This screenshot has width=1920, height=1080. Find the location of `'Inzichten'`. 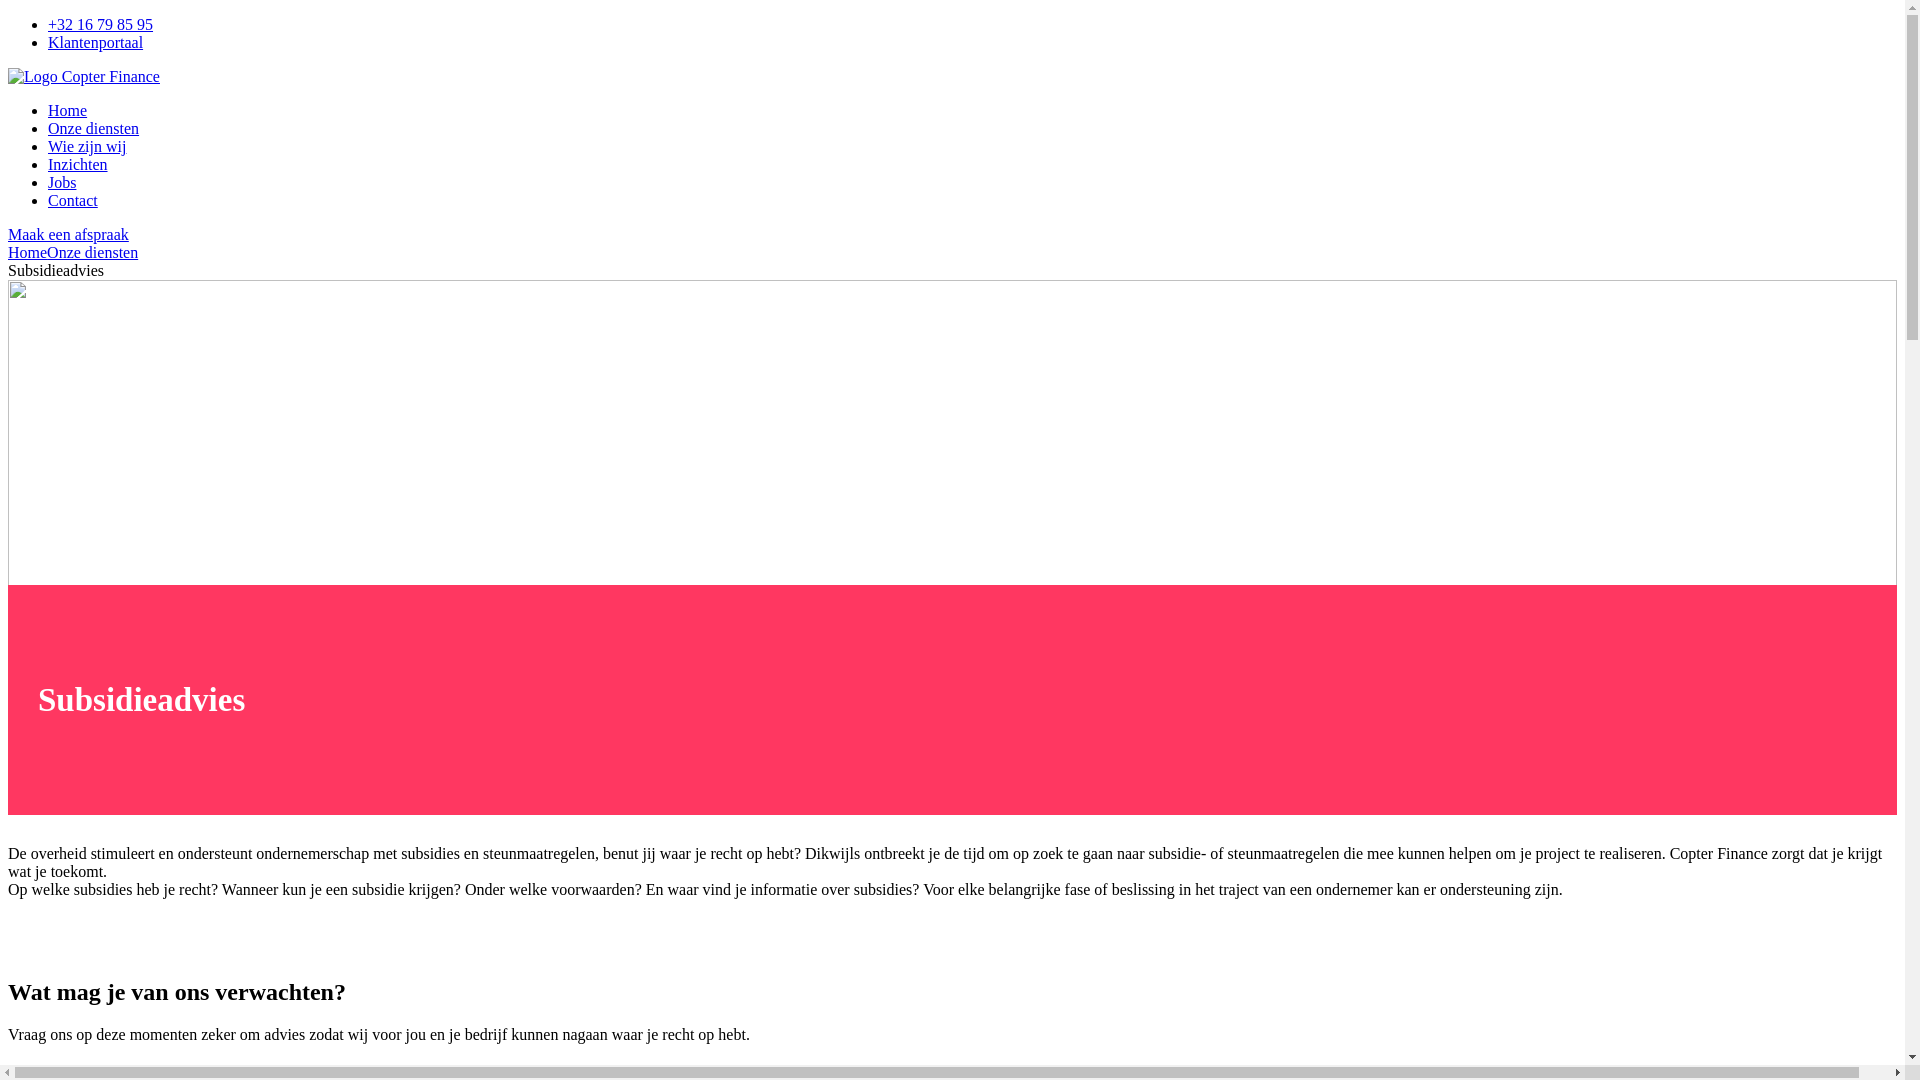

'Inzichten' is located at coordinates (77, 163).